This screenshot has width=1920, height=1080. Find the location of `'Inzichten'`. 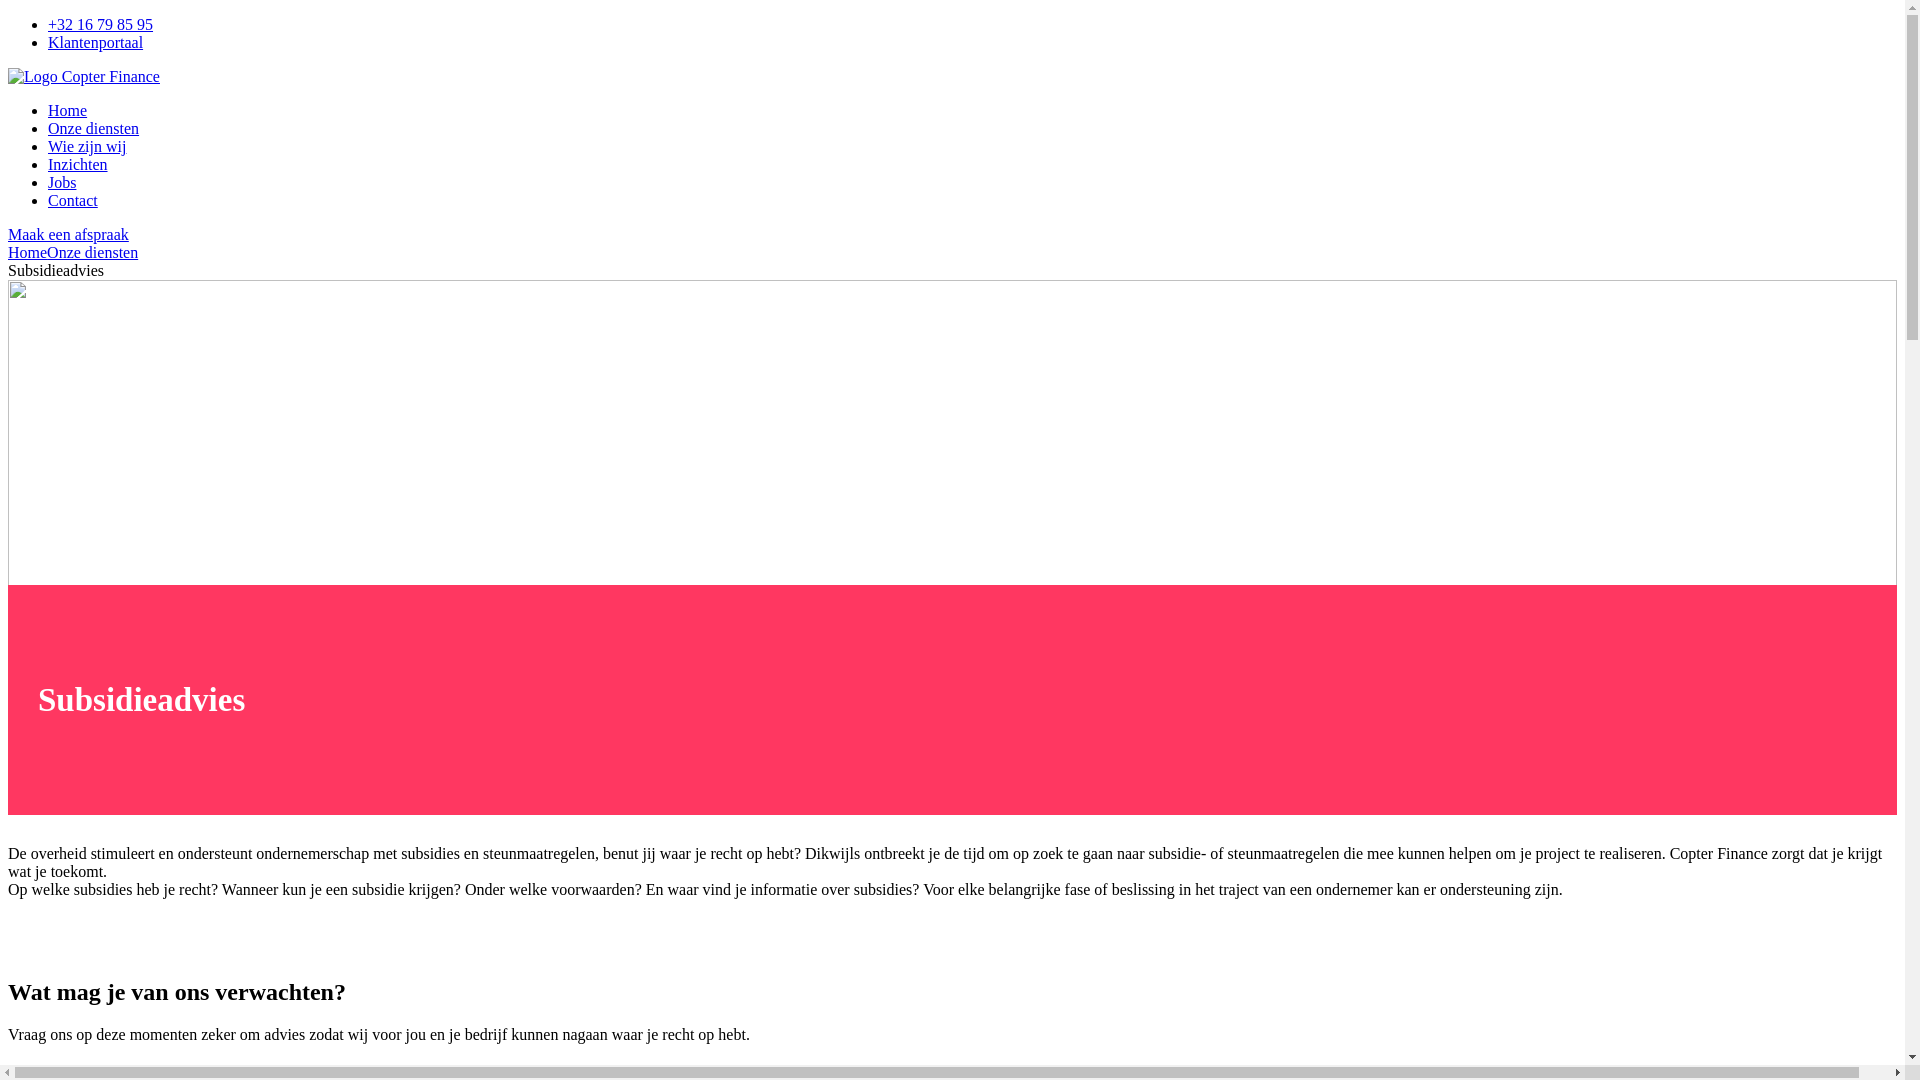

'Inzichten' is located at coordinates (77, 163).